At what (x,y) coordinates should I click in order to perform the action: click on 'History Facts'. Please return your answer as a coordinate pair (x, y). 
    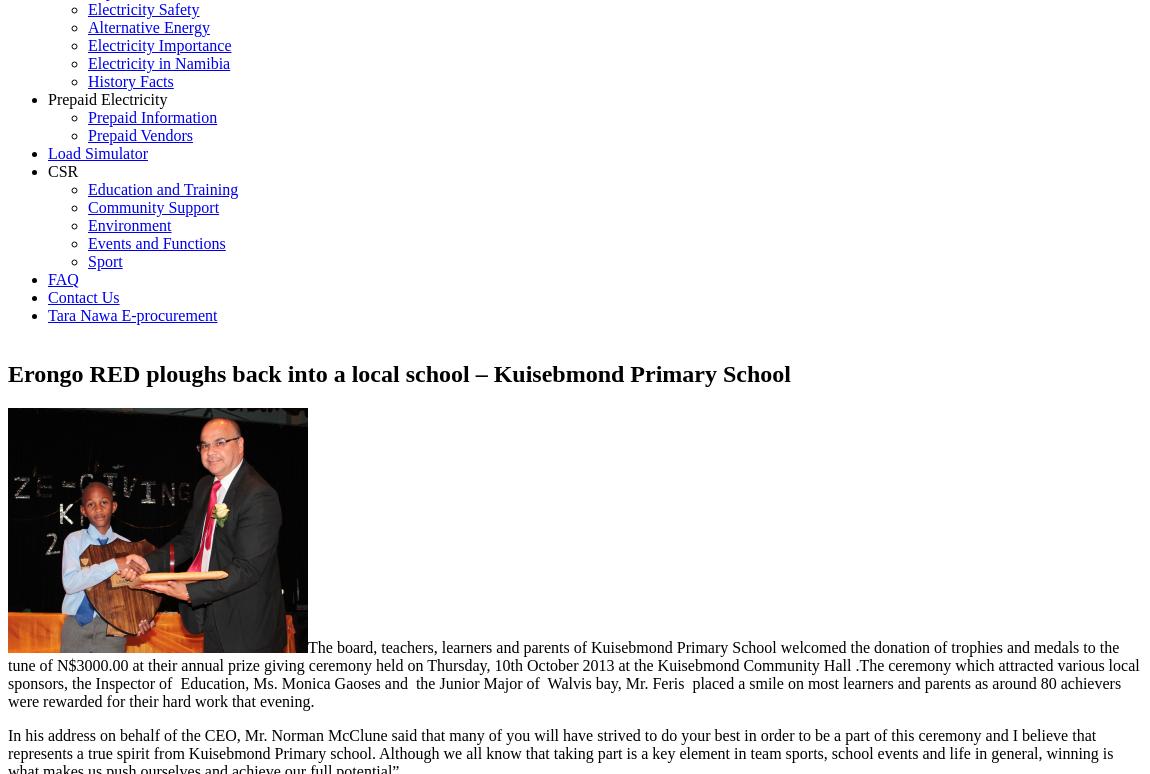
    Looking at the image, I should click on (129, 81).